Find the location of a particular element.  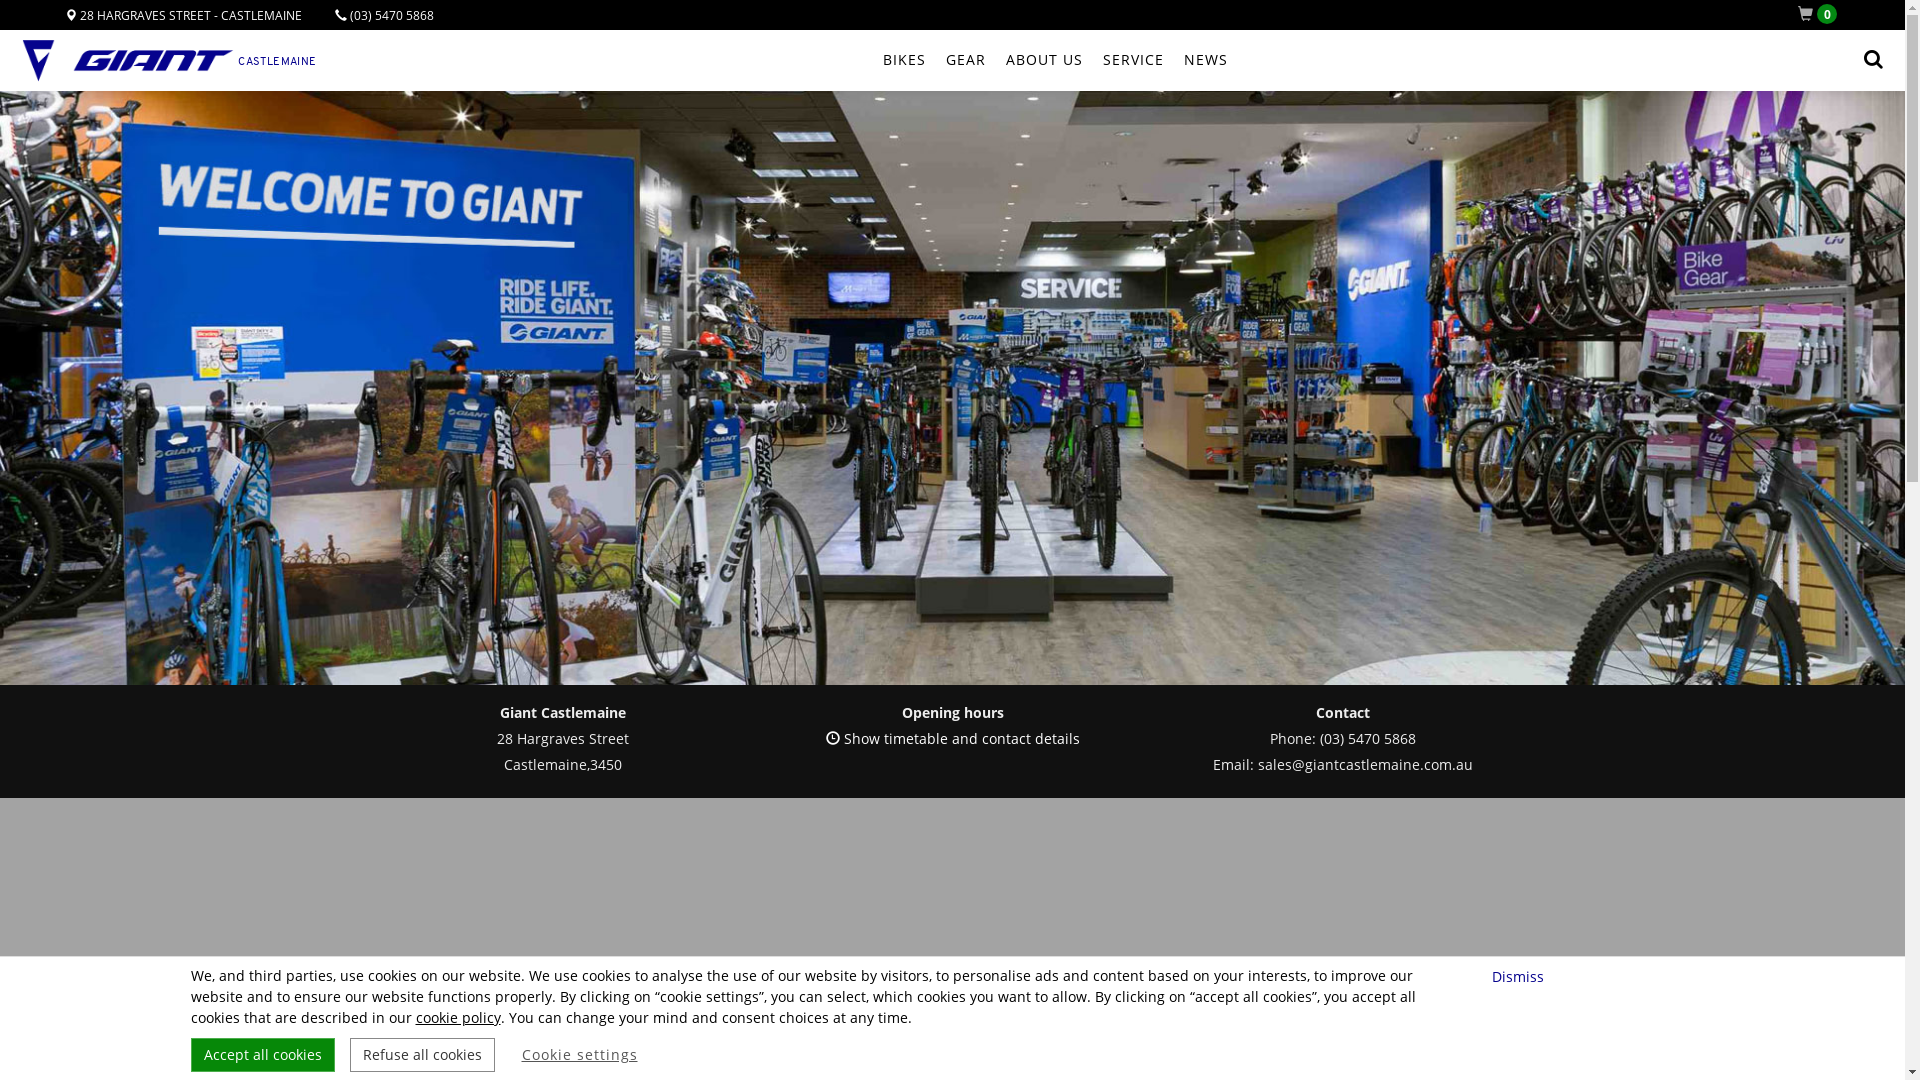

'ABOUT US' is located at coordinates (1043, 59).